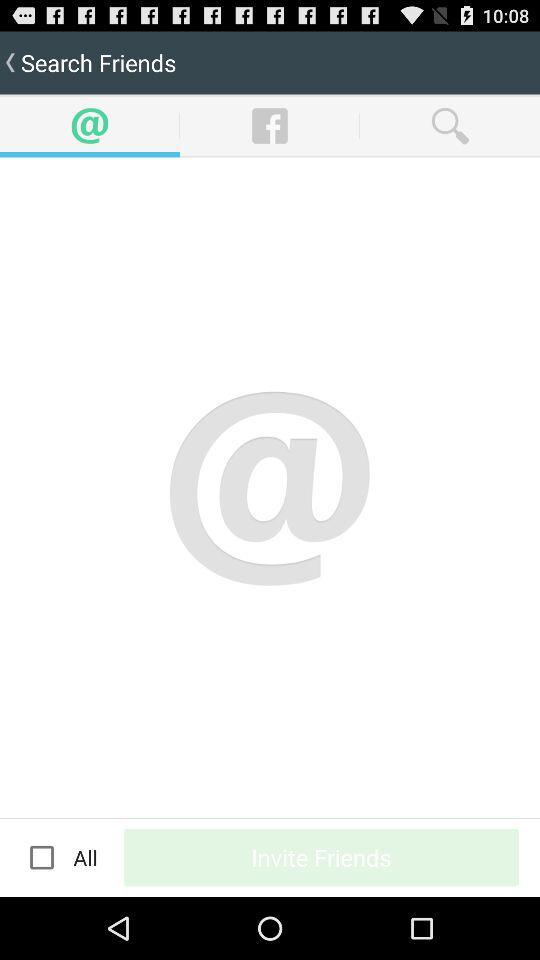  What do you see at coordinates (321, 856) in the screenshot?
I see `the item to the right of the all app` at bounding box center [321, 856].